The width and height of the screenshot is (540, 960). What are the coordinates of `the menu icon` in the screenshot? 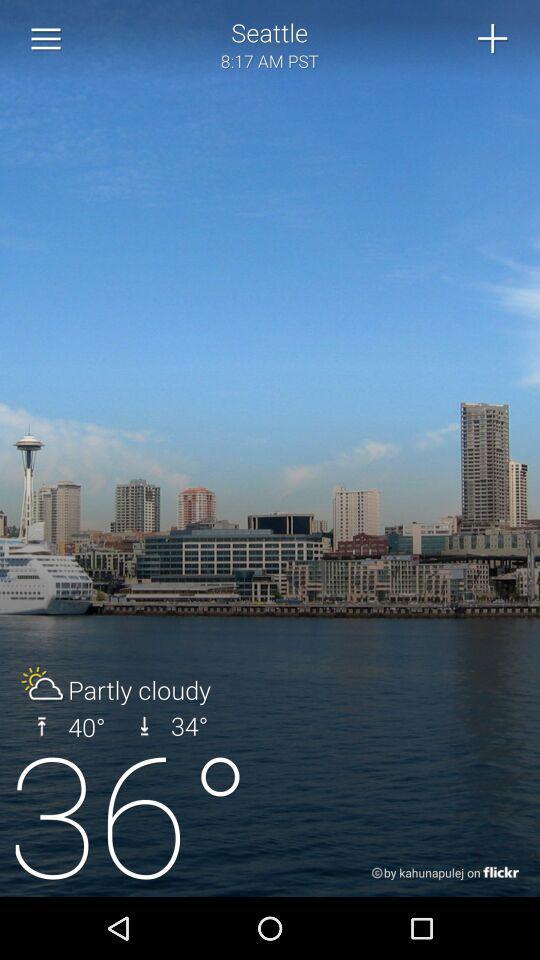 It's located at (46, 41).